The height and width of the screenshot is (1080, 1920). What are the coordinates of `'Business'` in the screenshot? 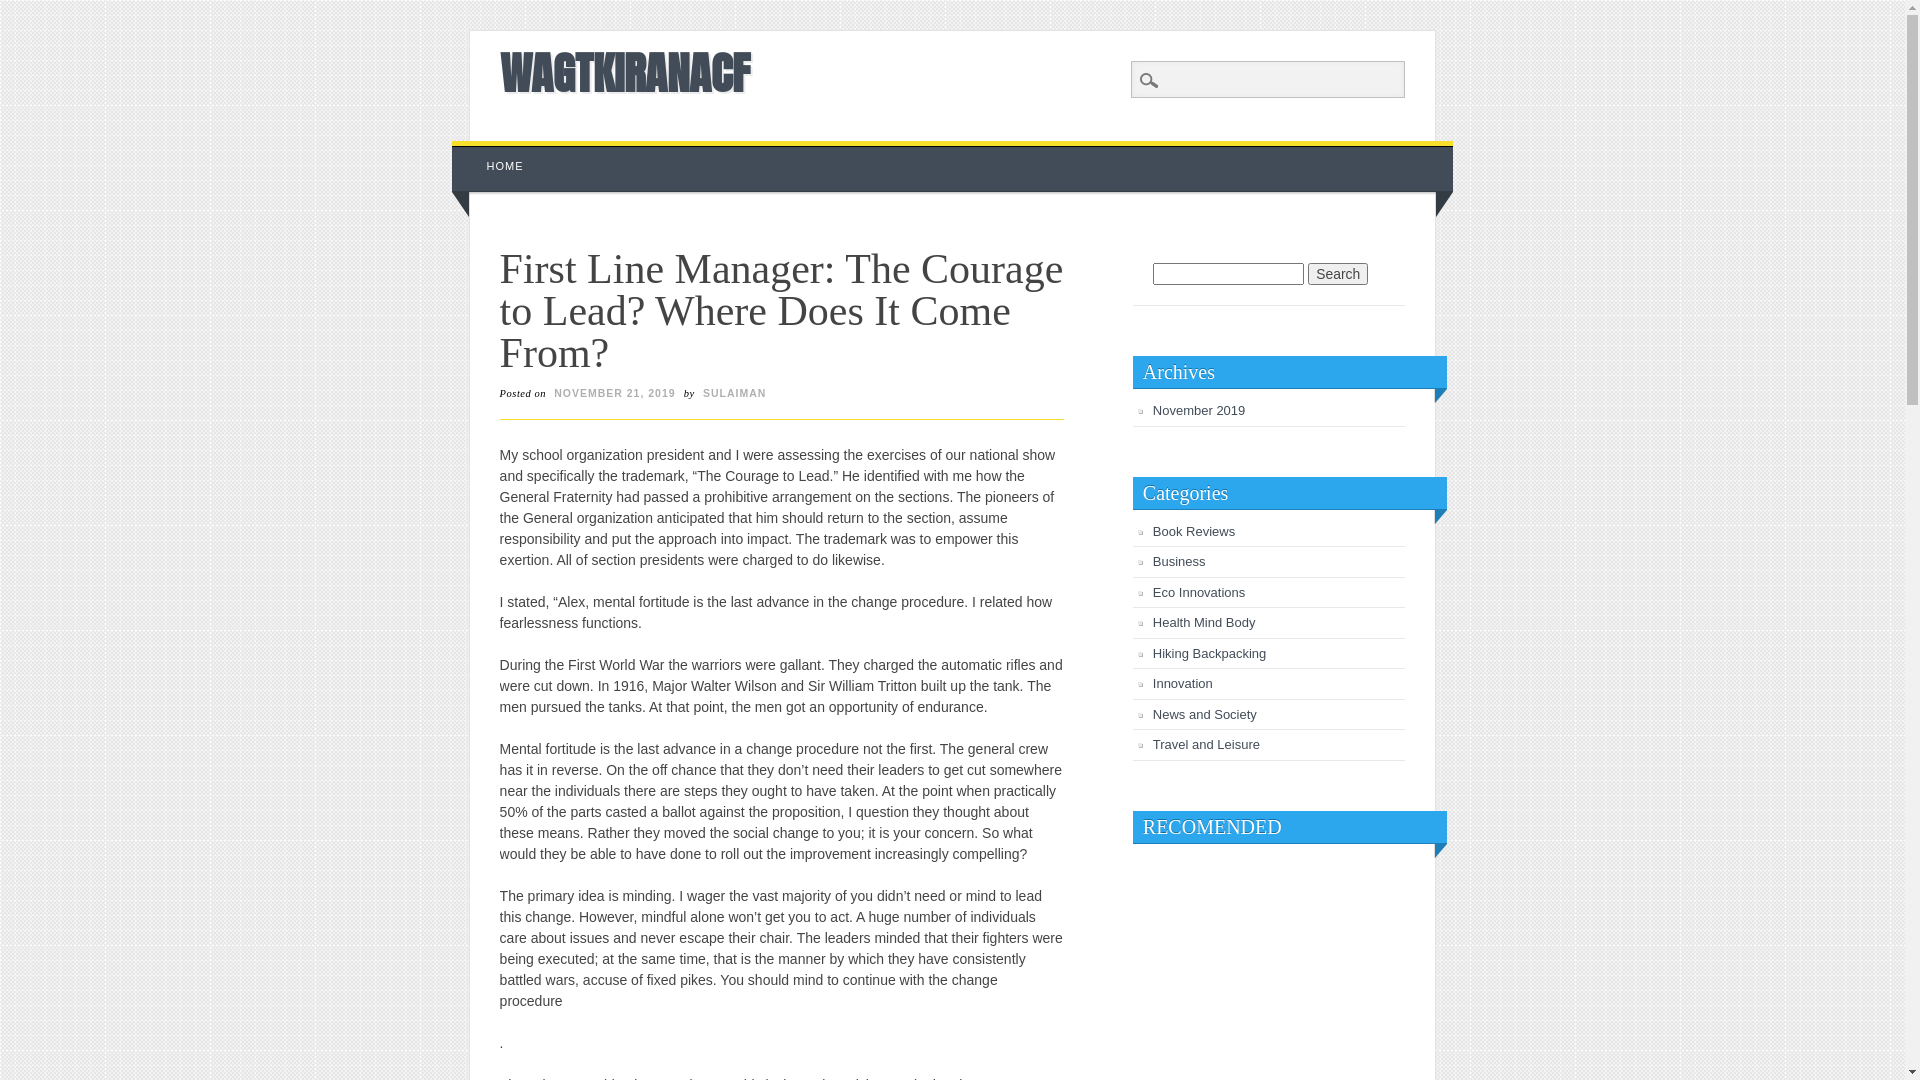 It's located at (1179, 561).